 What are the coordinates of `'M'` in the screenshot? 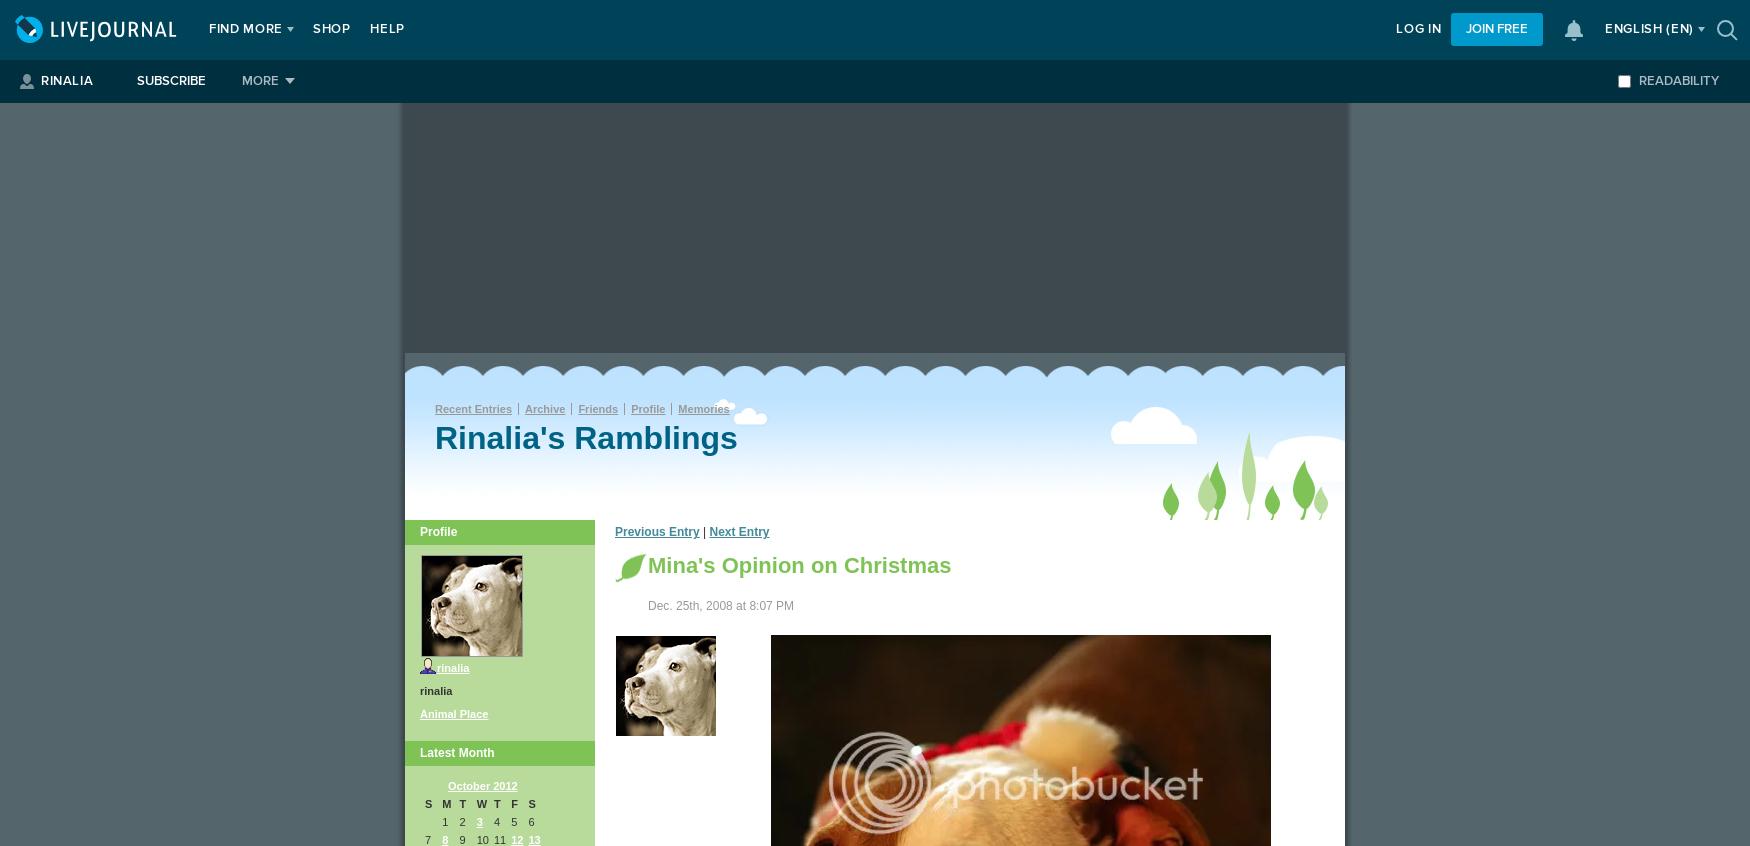 It's located at (442, 804).